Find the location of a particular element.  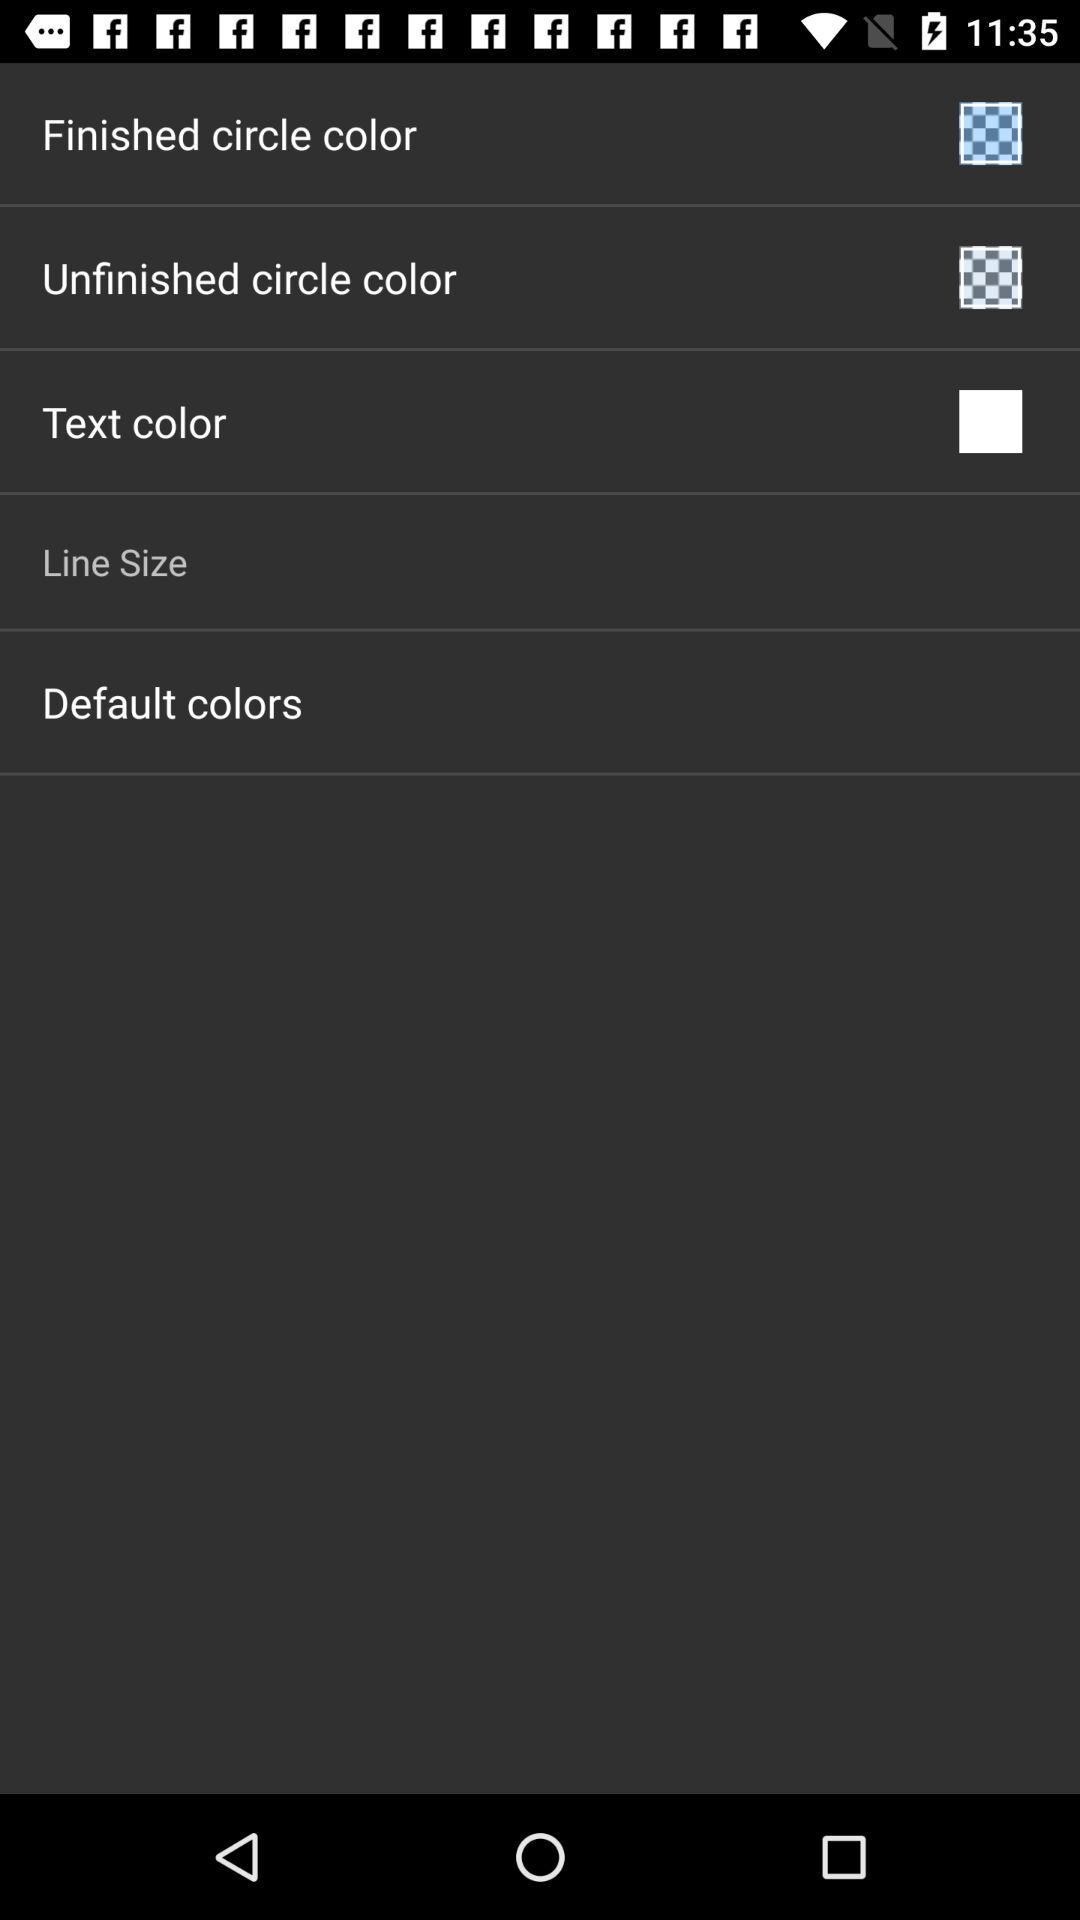

app to the right of the unfinished circle color is located at coordinates (990, 276).